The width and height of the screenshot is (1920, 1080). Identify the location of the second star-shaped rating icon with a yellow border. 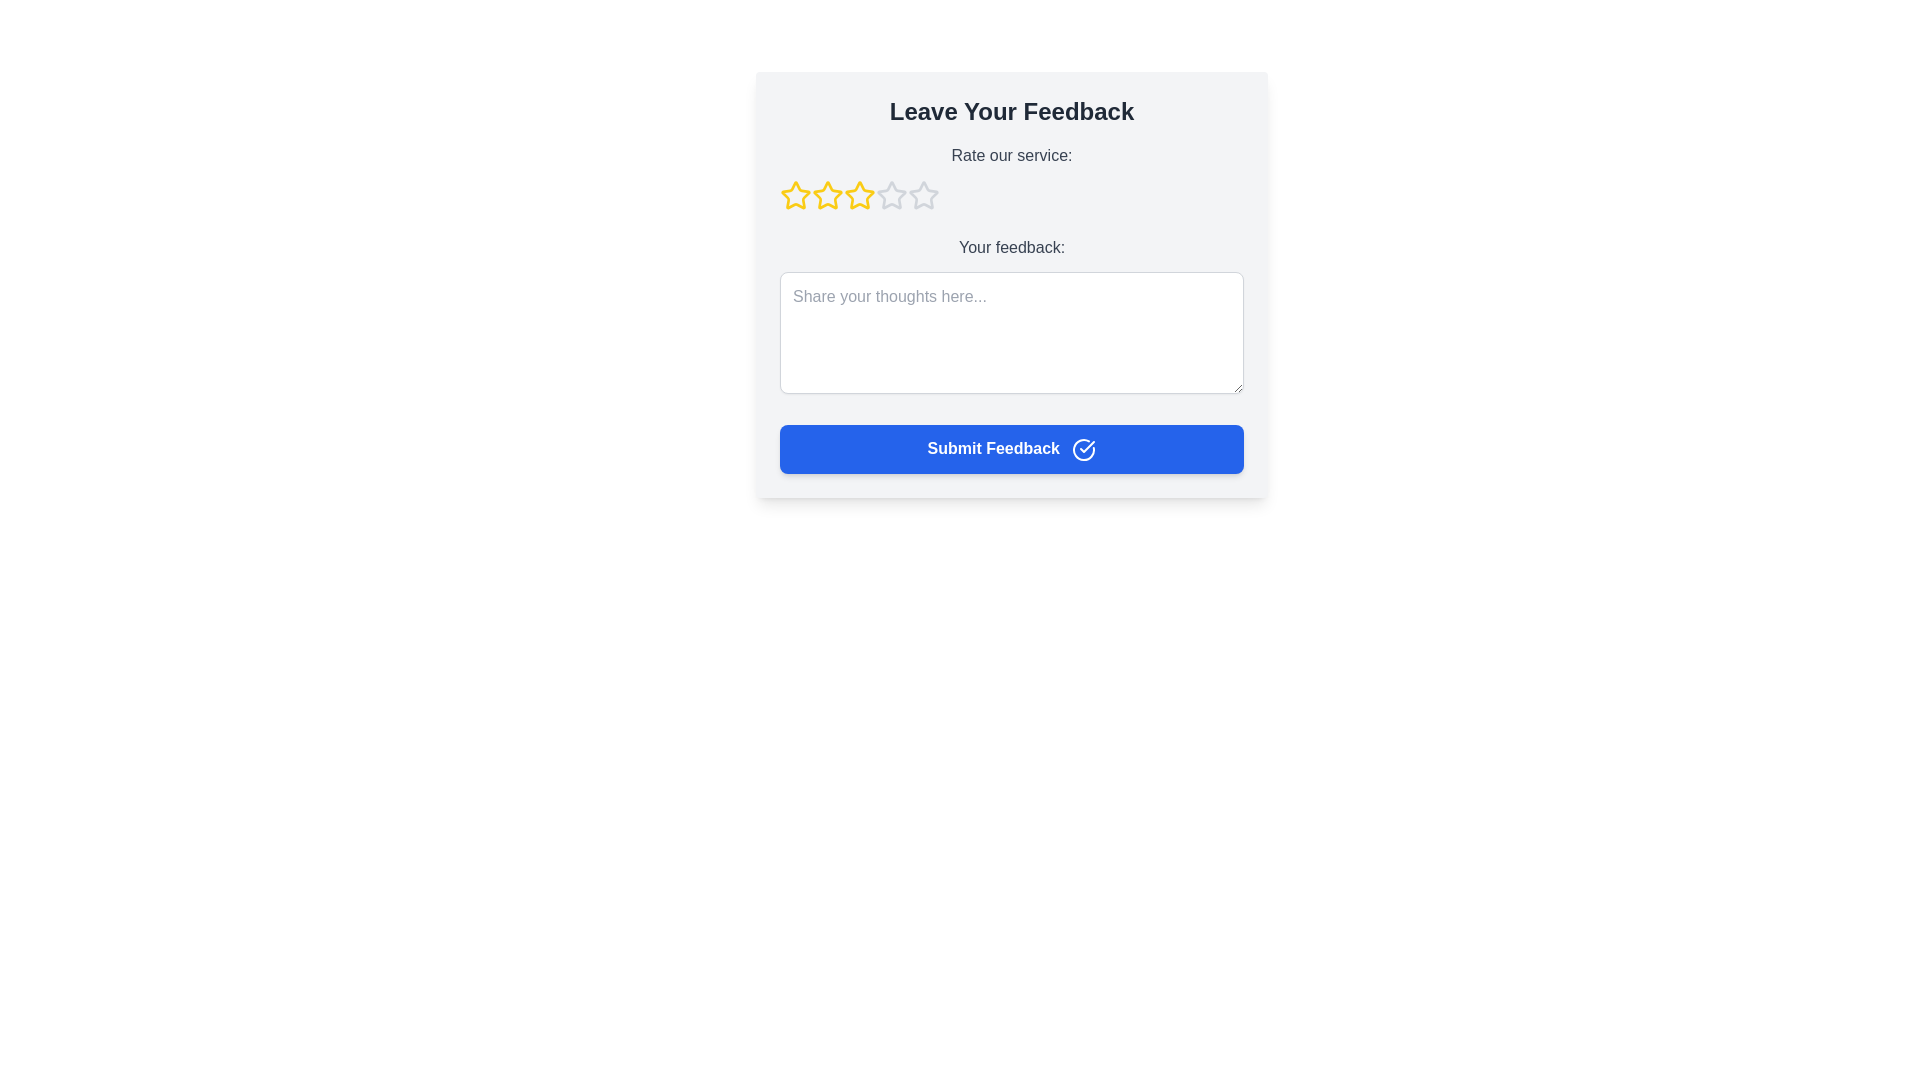
(828, 195).